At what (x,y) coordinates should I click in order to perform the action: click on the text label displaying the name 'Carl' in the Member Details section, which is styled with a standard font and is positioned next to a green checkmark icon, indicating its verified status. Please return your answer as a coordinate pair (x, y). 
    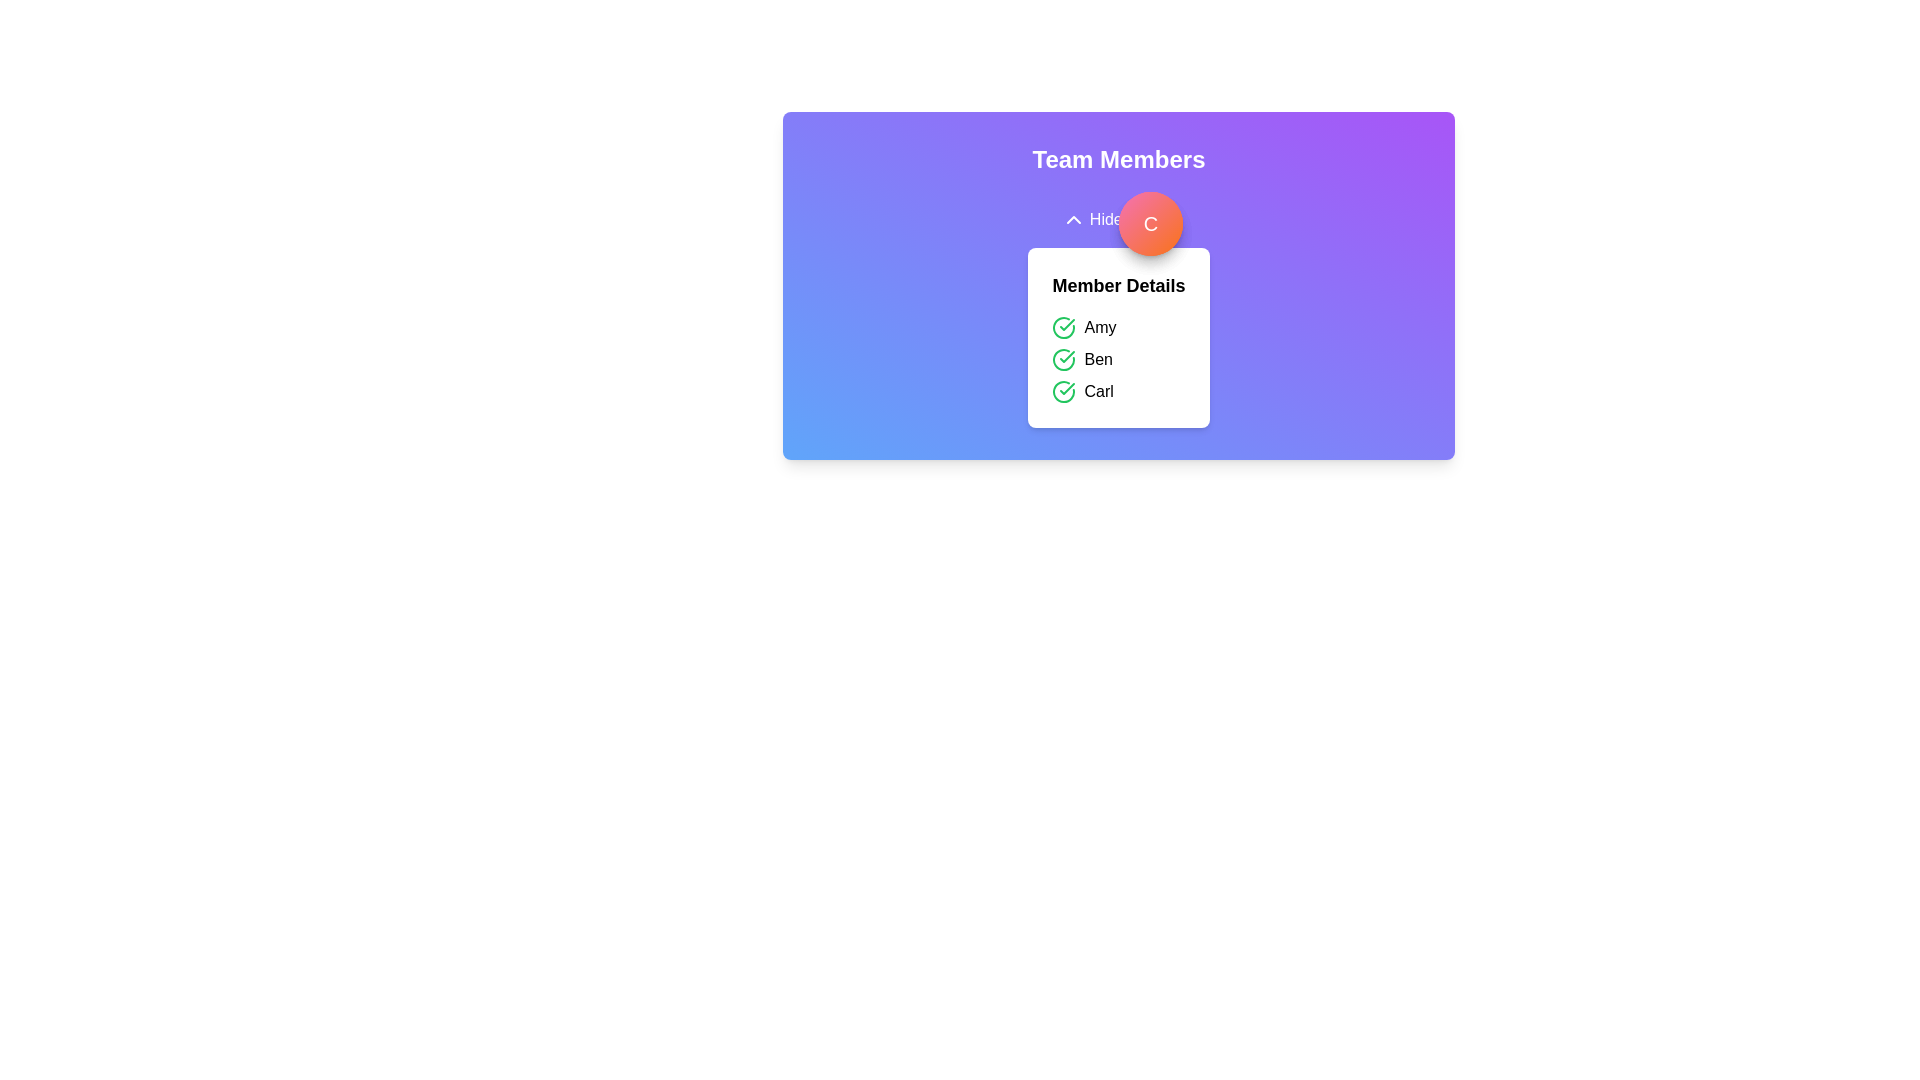
    Looking at the image, I should click on (1098, 392).